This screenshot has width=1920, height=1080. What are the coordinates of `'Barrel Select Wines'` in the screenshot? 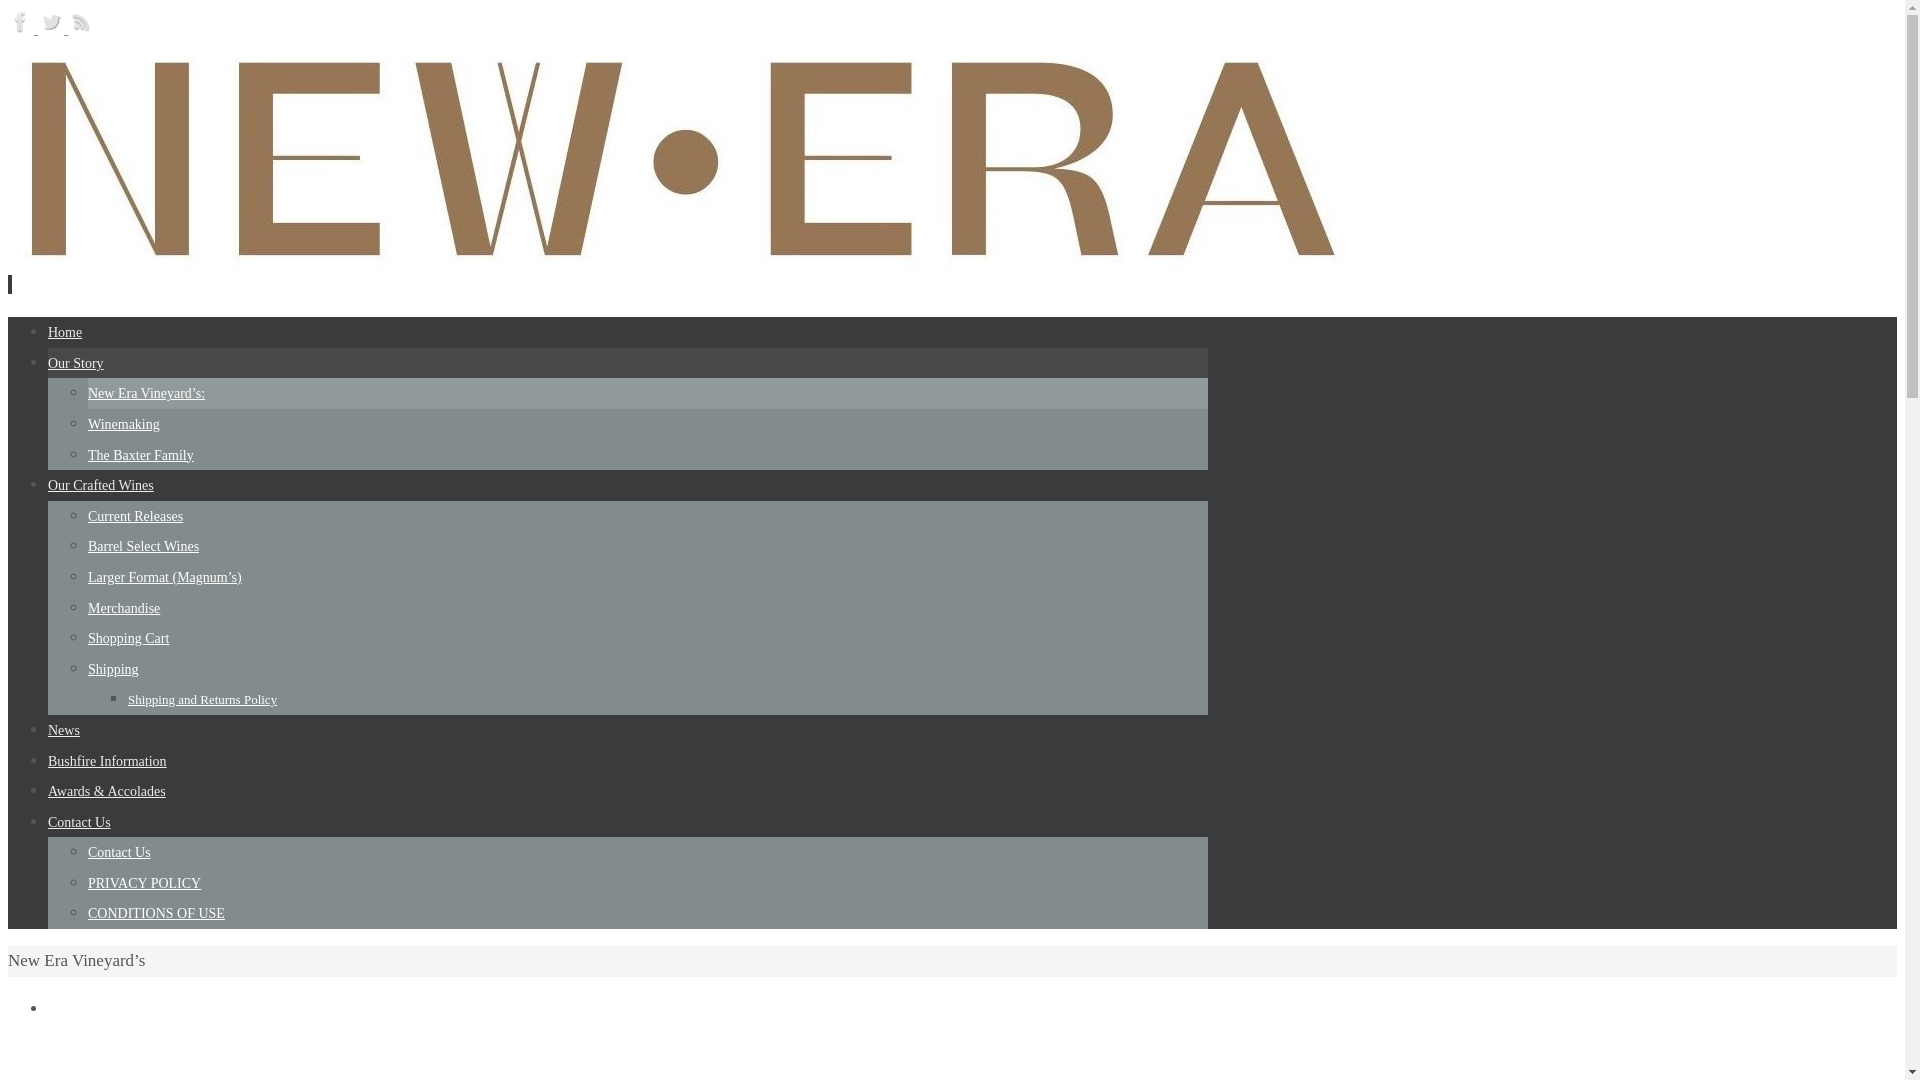 It's located at (142, 546).